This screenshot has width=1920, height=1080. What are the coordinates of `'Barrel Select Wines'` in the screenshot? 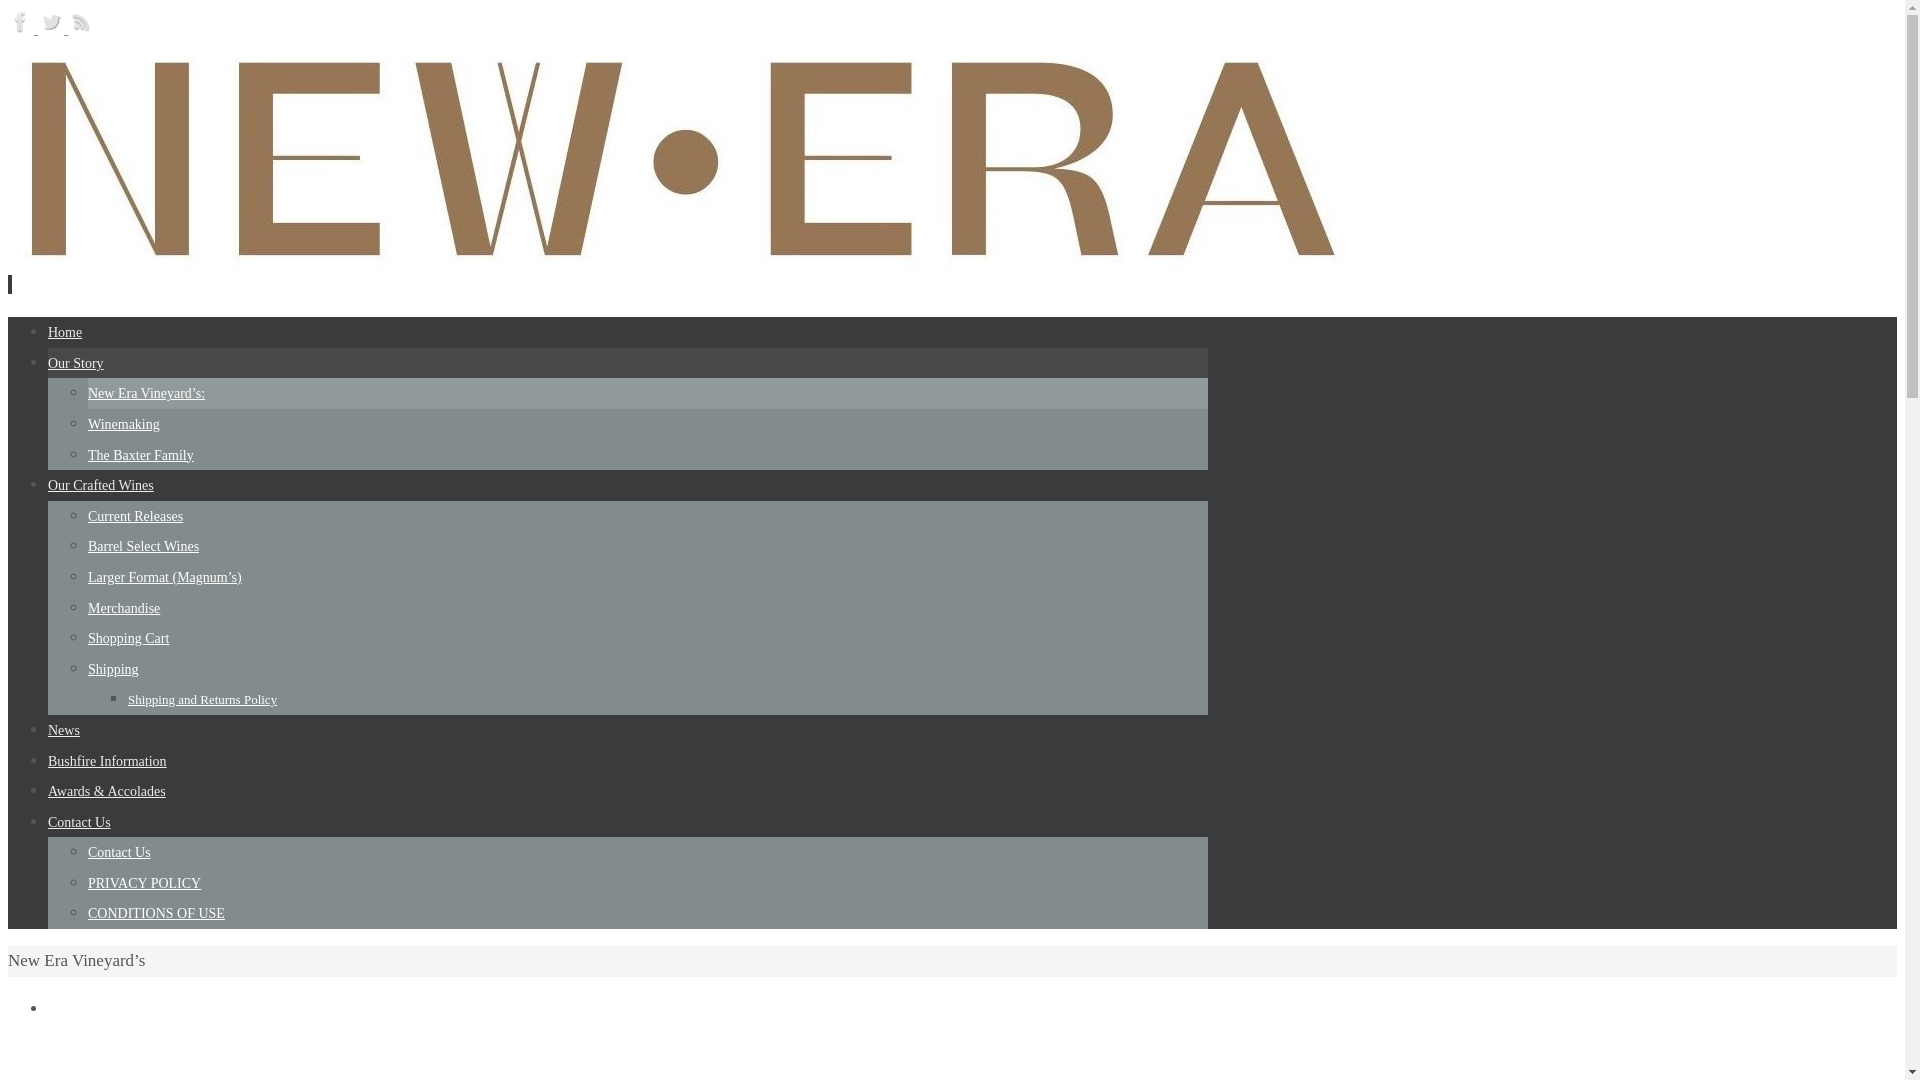 It's located at (142, 546).